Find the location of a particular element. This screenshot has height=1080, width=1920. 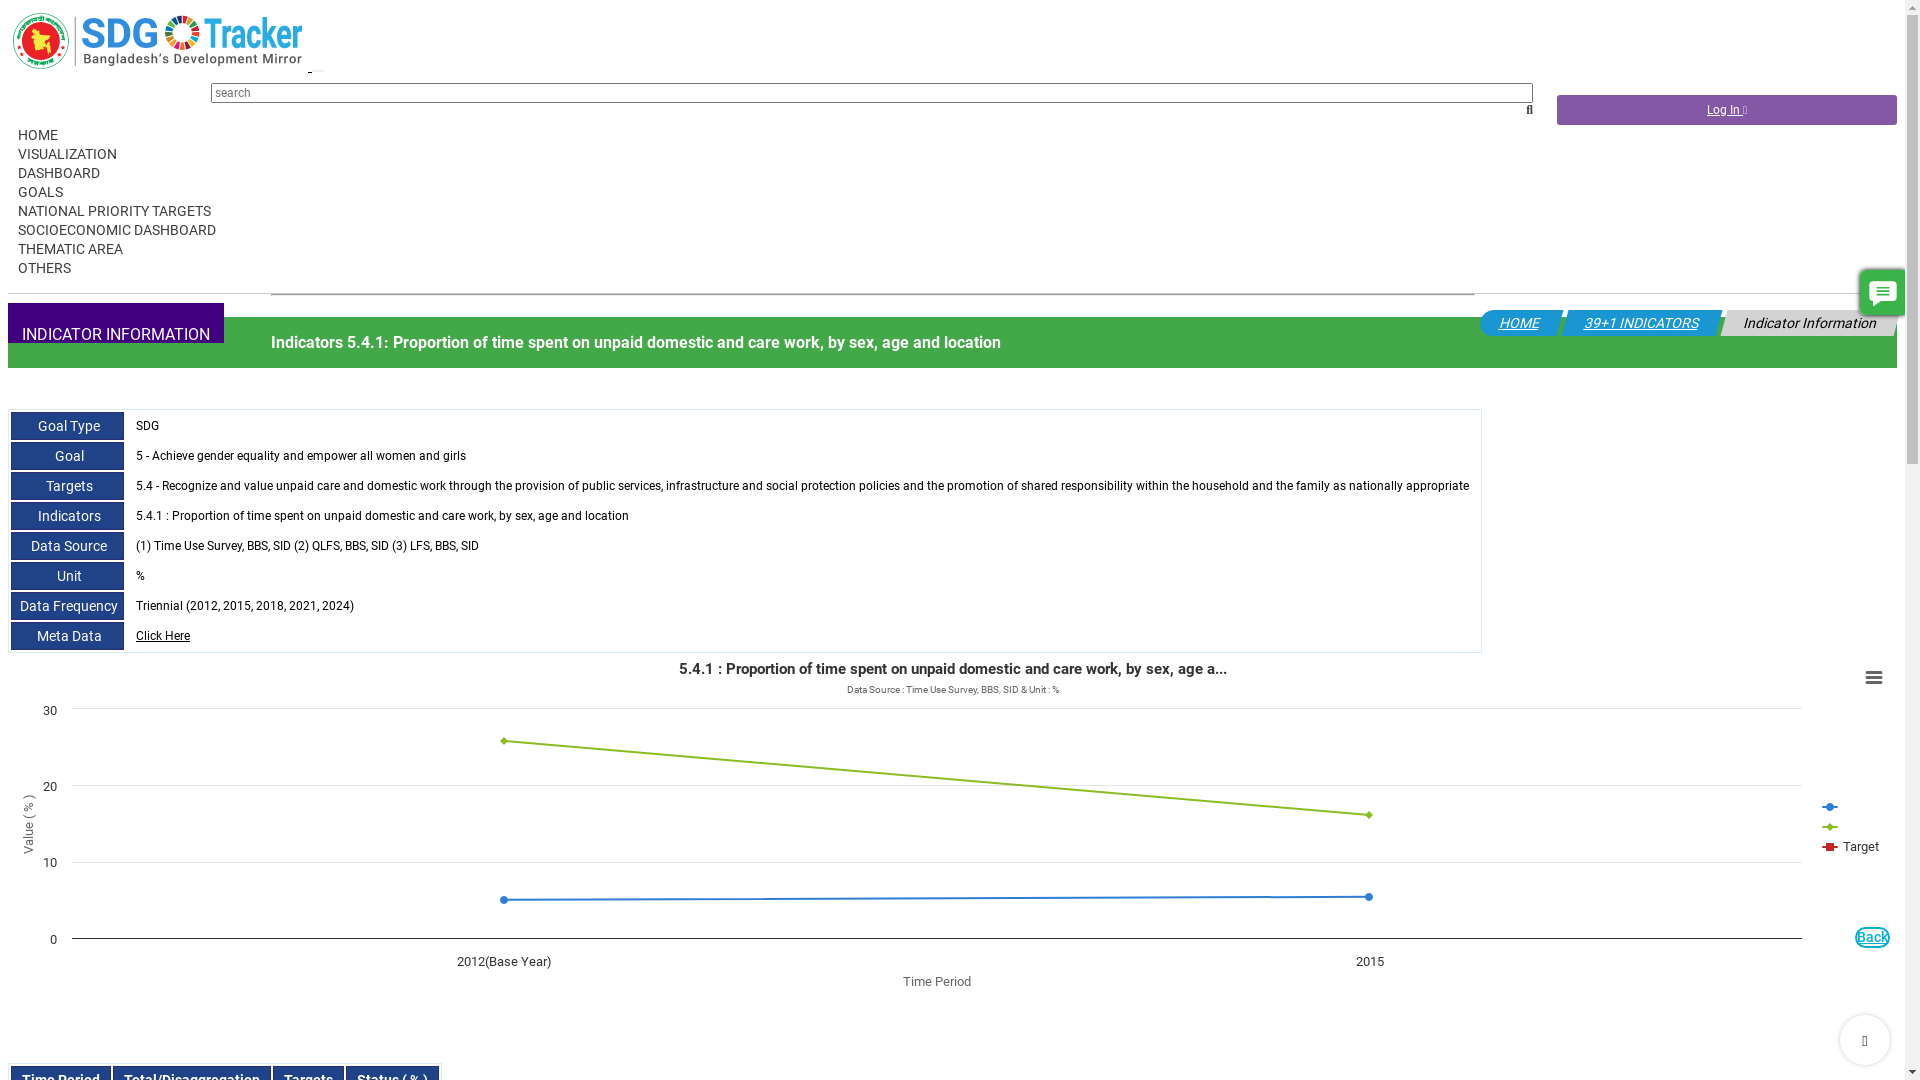

'GOALS' is located at coordinates (35, 192).